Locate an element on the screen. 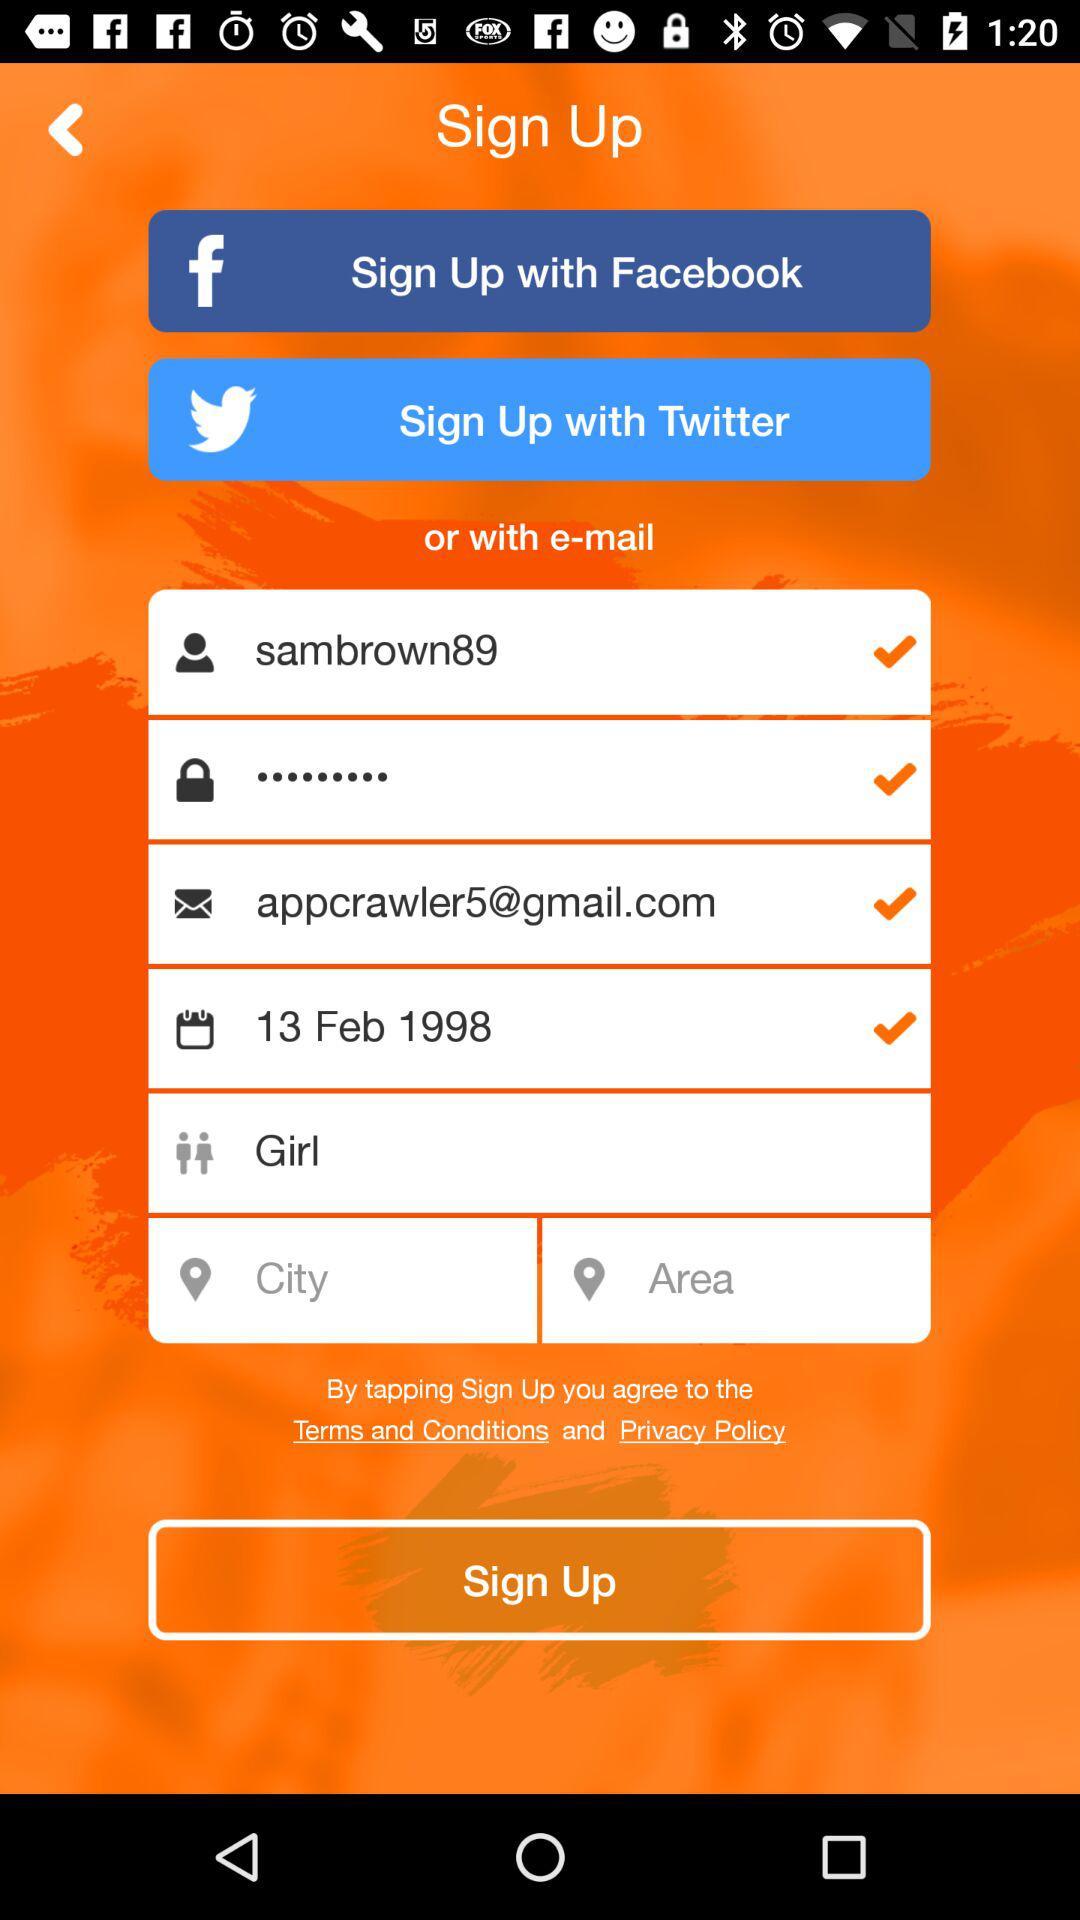  terms and conditions icon is located at coordinates (420, 1430).